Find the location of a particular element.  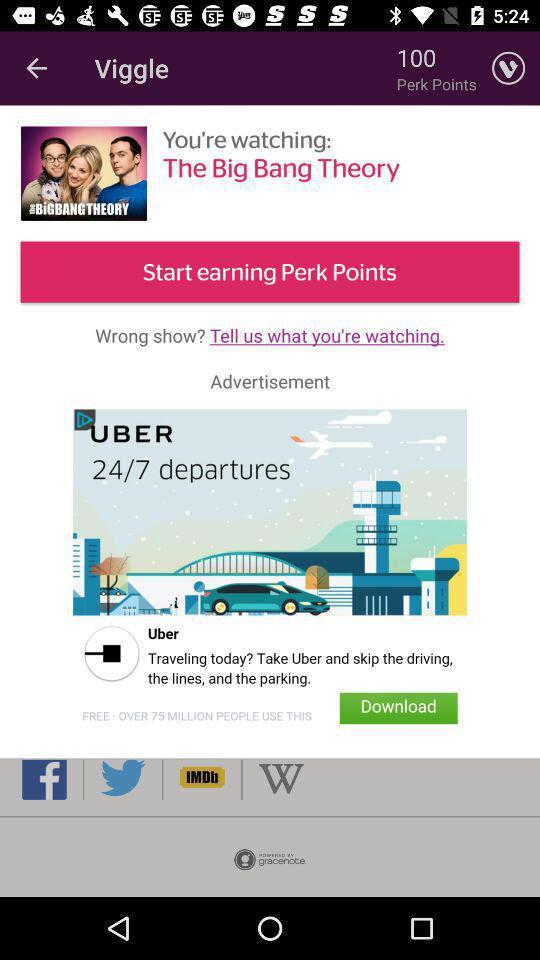

open advertisement is located at coordinates (270, 573).